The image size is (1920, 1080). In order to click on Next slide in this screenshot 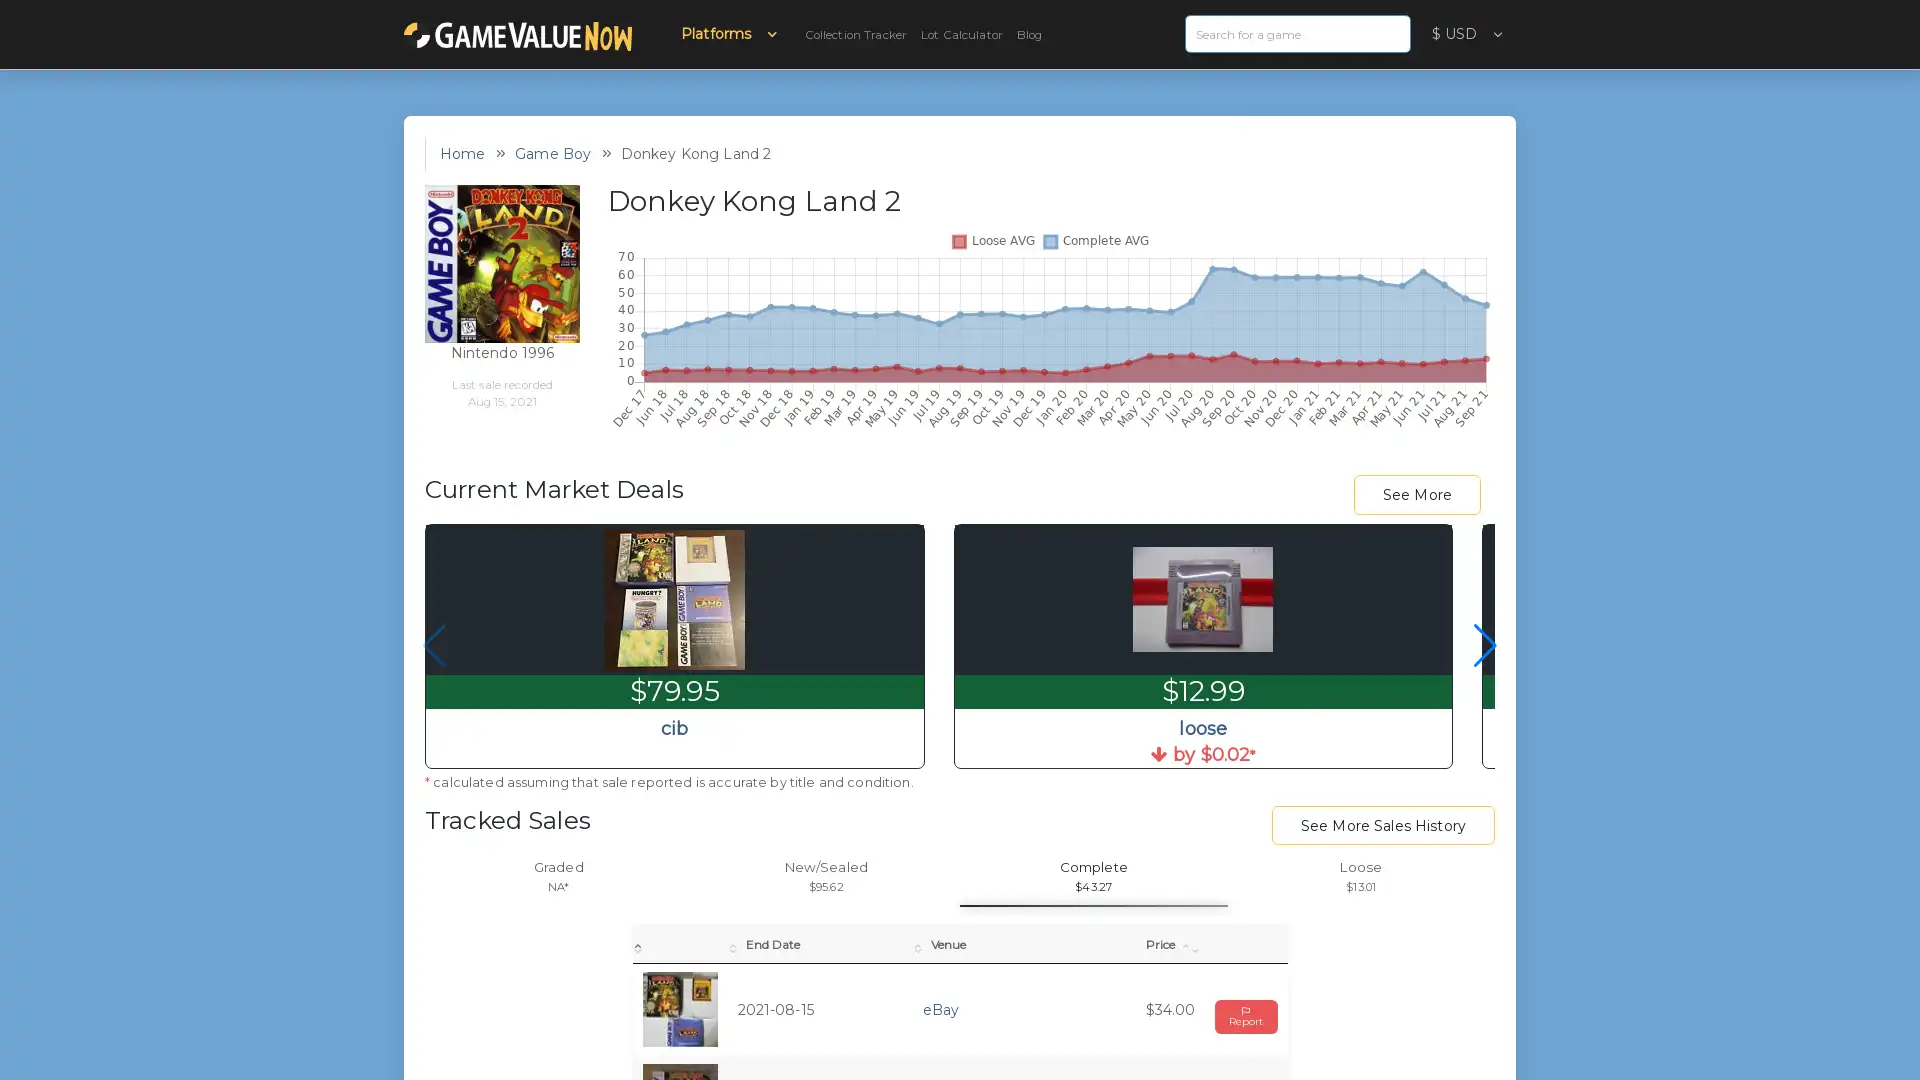, I will do `click(1485, 645)`.